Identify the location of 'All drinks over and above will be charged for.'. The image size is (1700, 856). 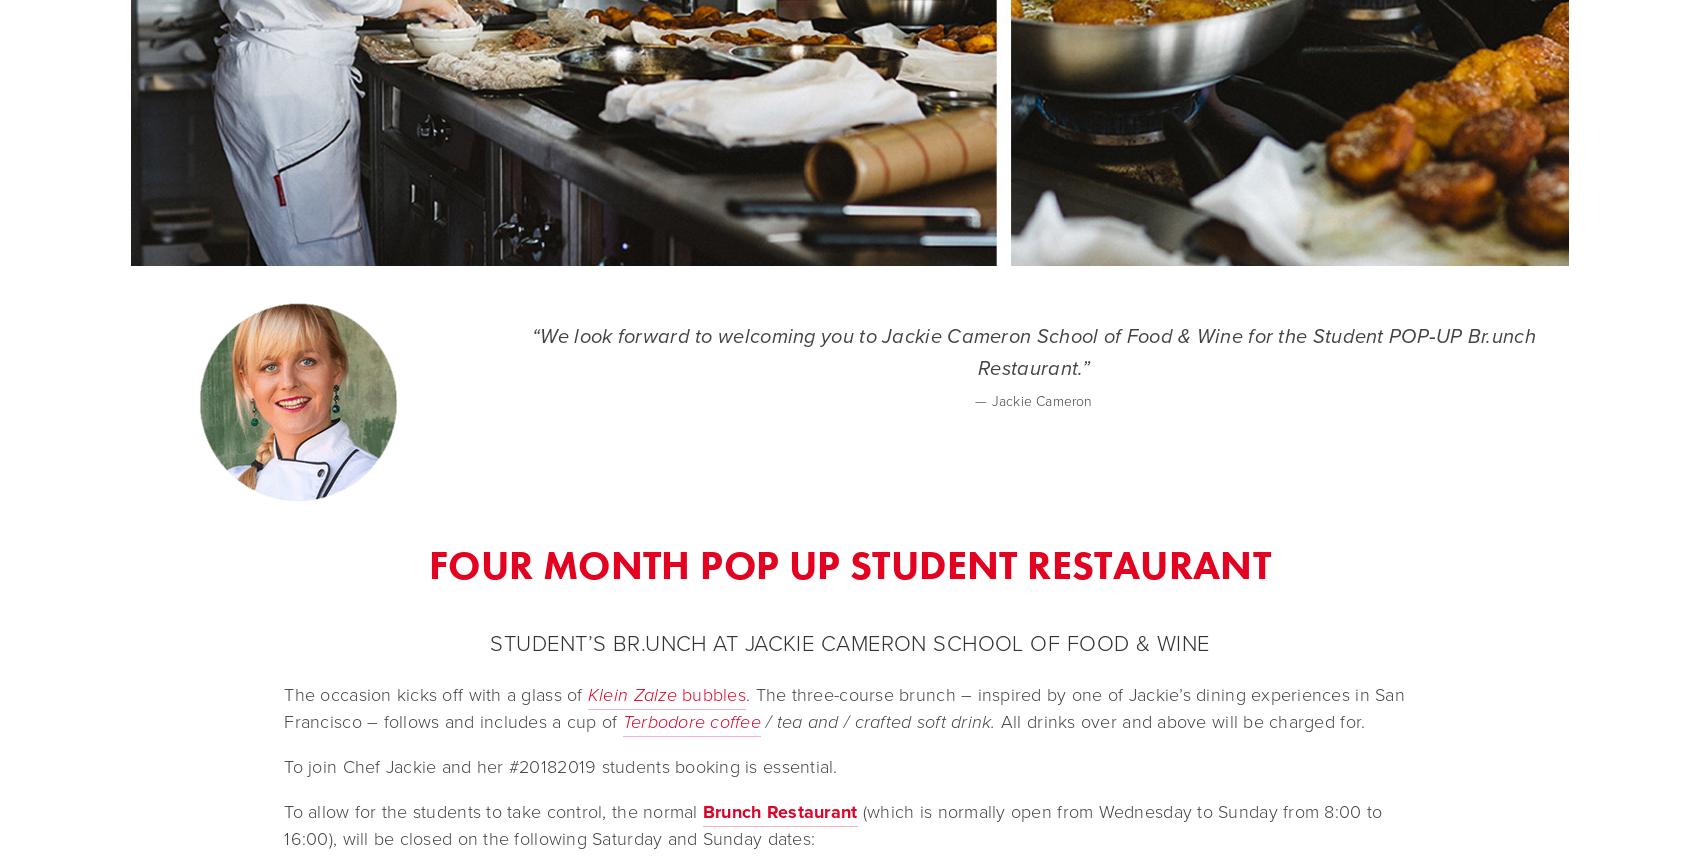
(998, 722).